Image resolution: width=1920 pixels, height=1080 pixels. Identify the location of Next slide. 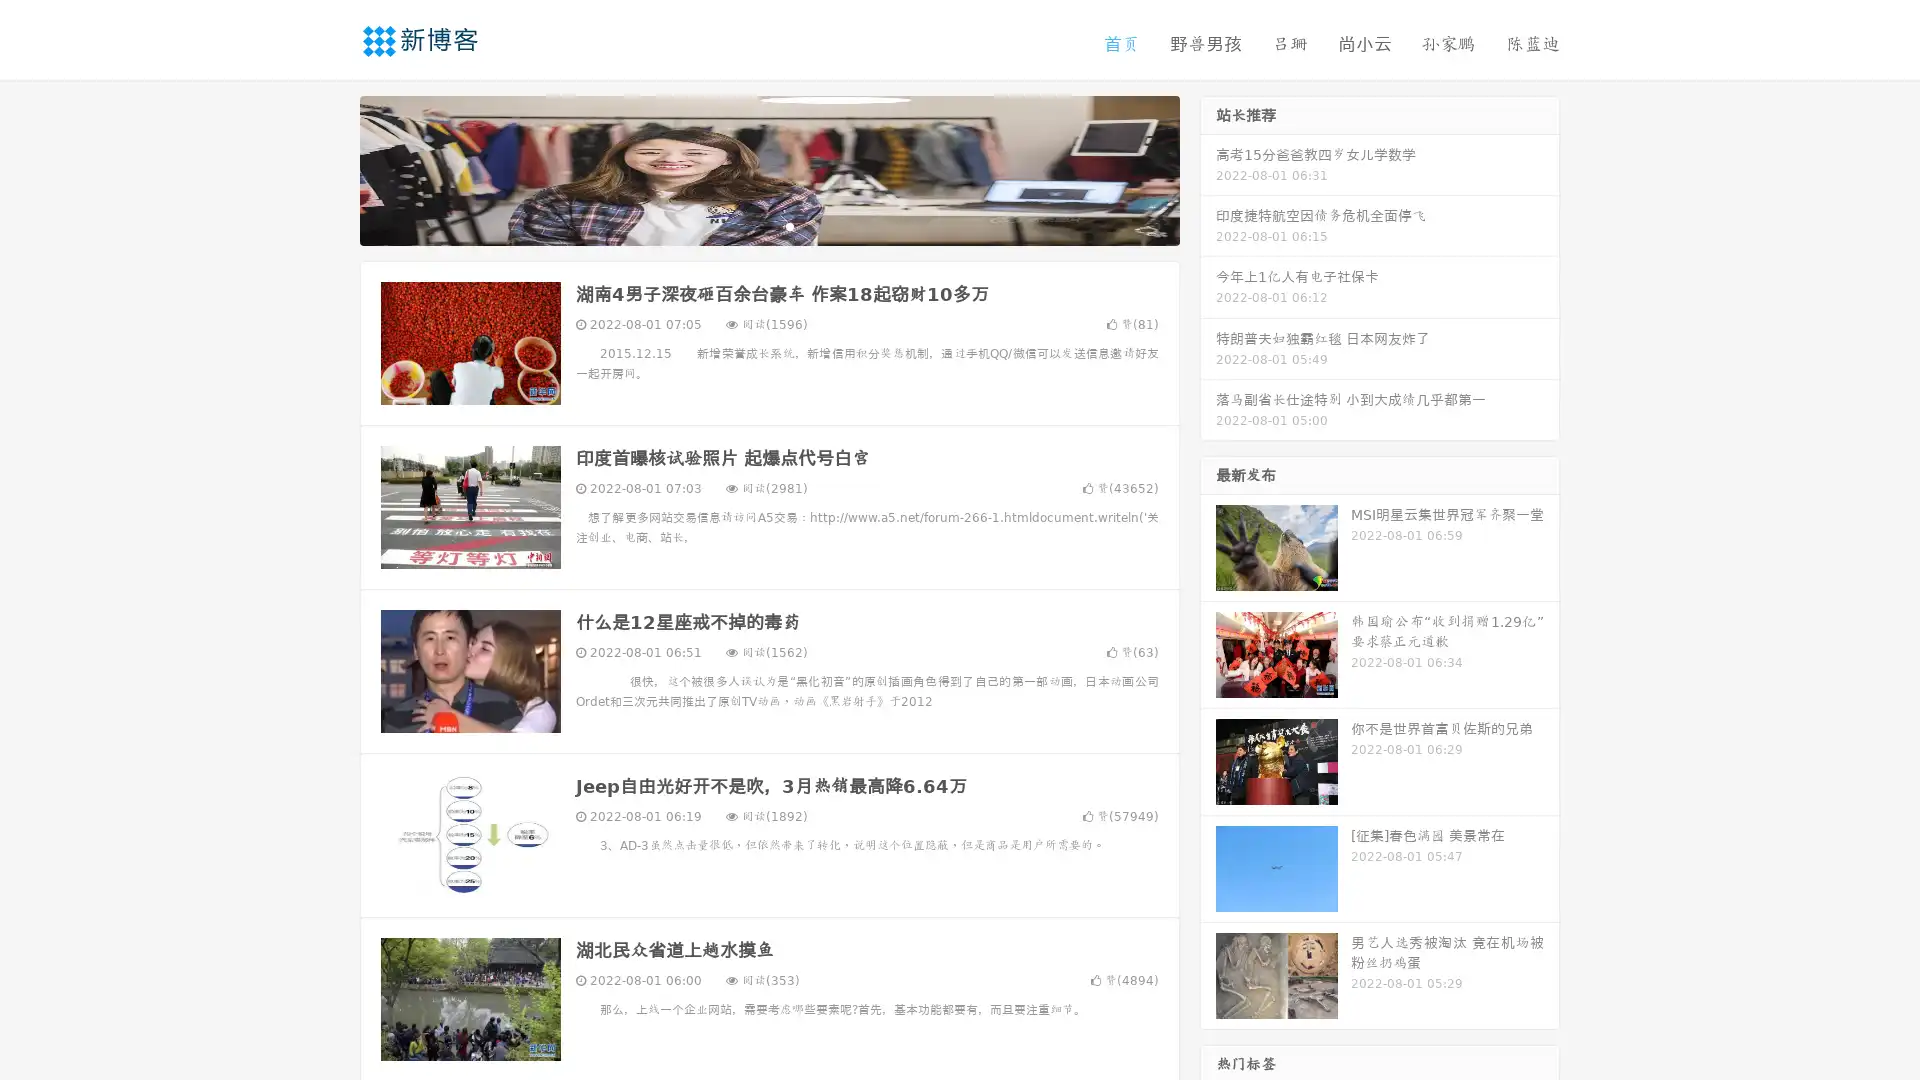
(1208, 168).